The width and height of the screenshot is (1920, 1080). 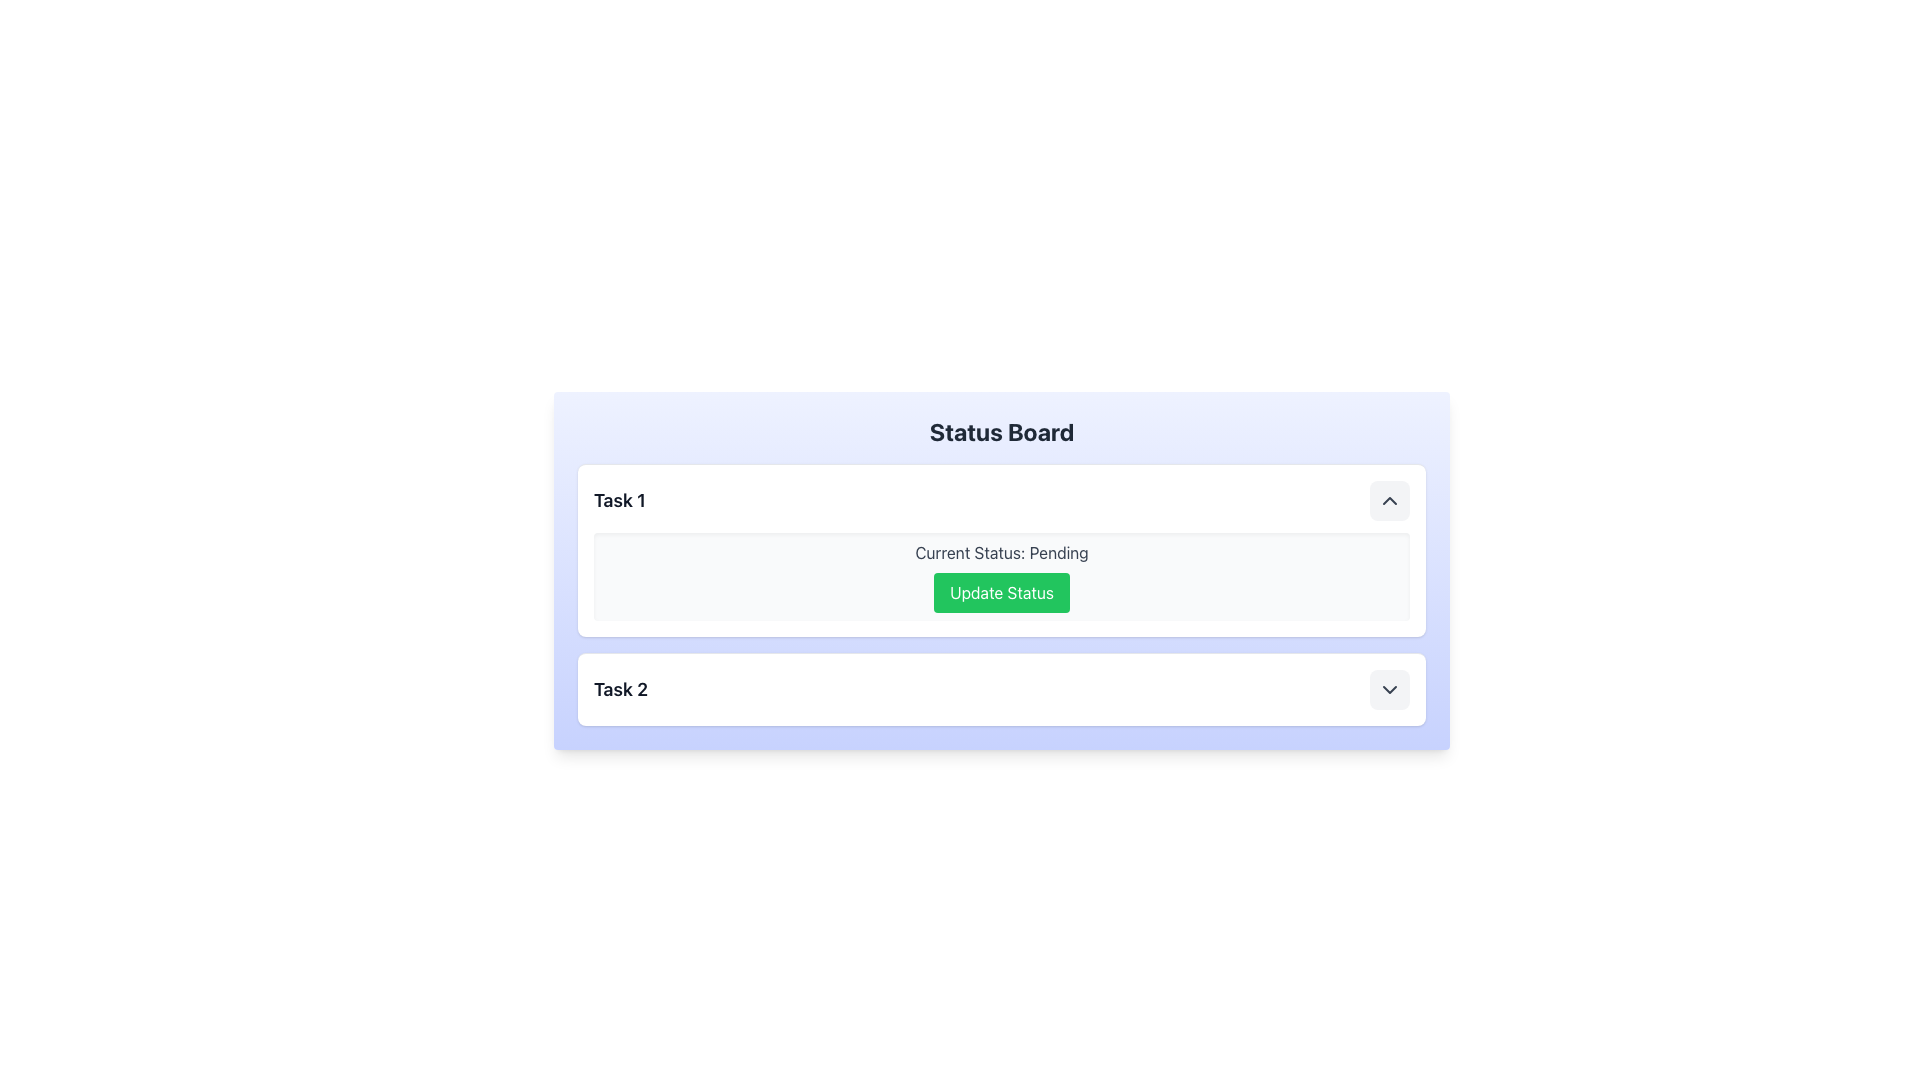 What do you see at coordinates (1389, 500) in the screenshot?
I see `the upward-pointing chevron icon located on the right side of the 'Task 1' section` at bounding box center [1389, 500].